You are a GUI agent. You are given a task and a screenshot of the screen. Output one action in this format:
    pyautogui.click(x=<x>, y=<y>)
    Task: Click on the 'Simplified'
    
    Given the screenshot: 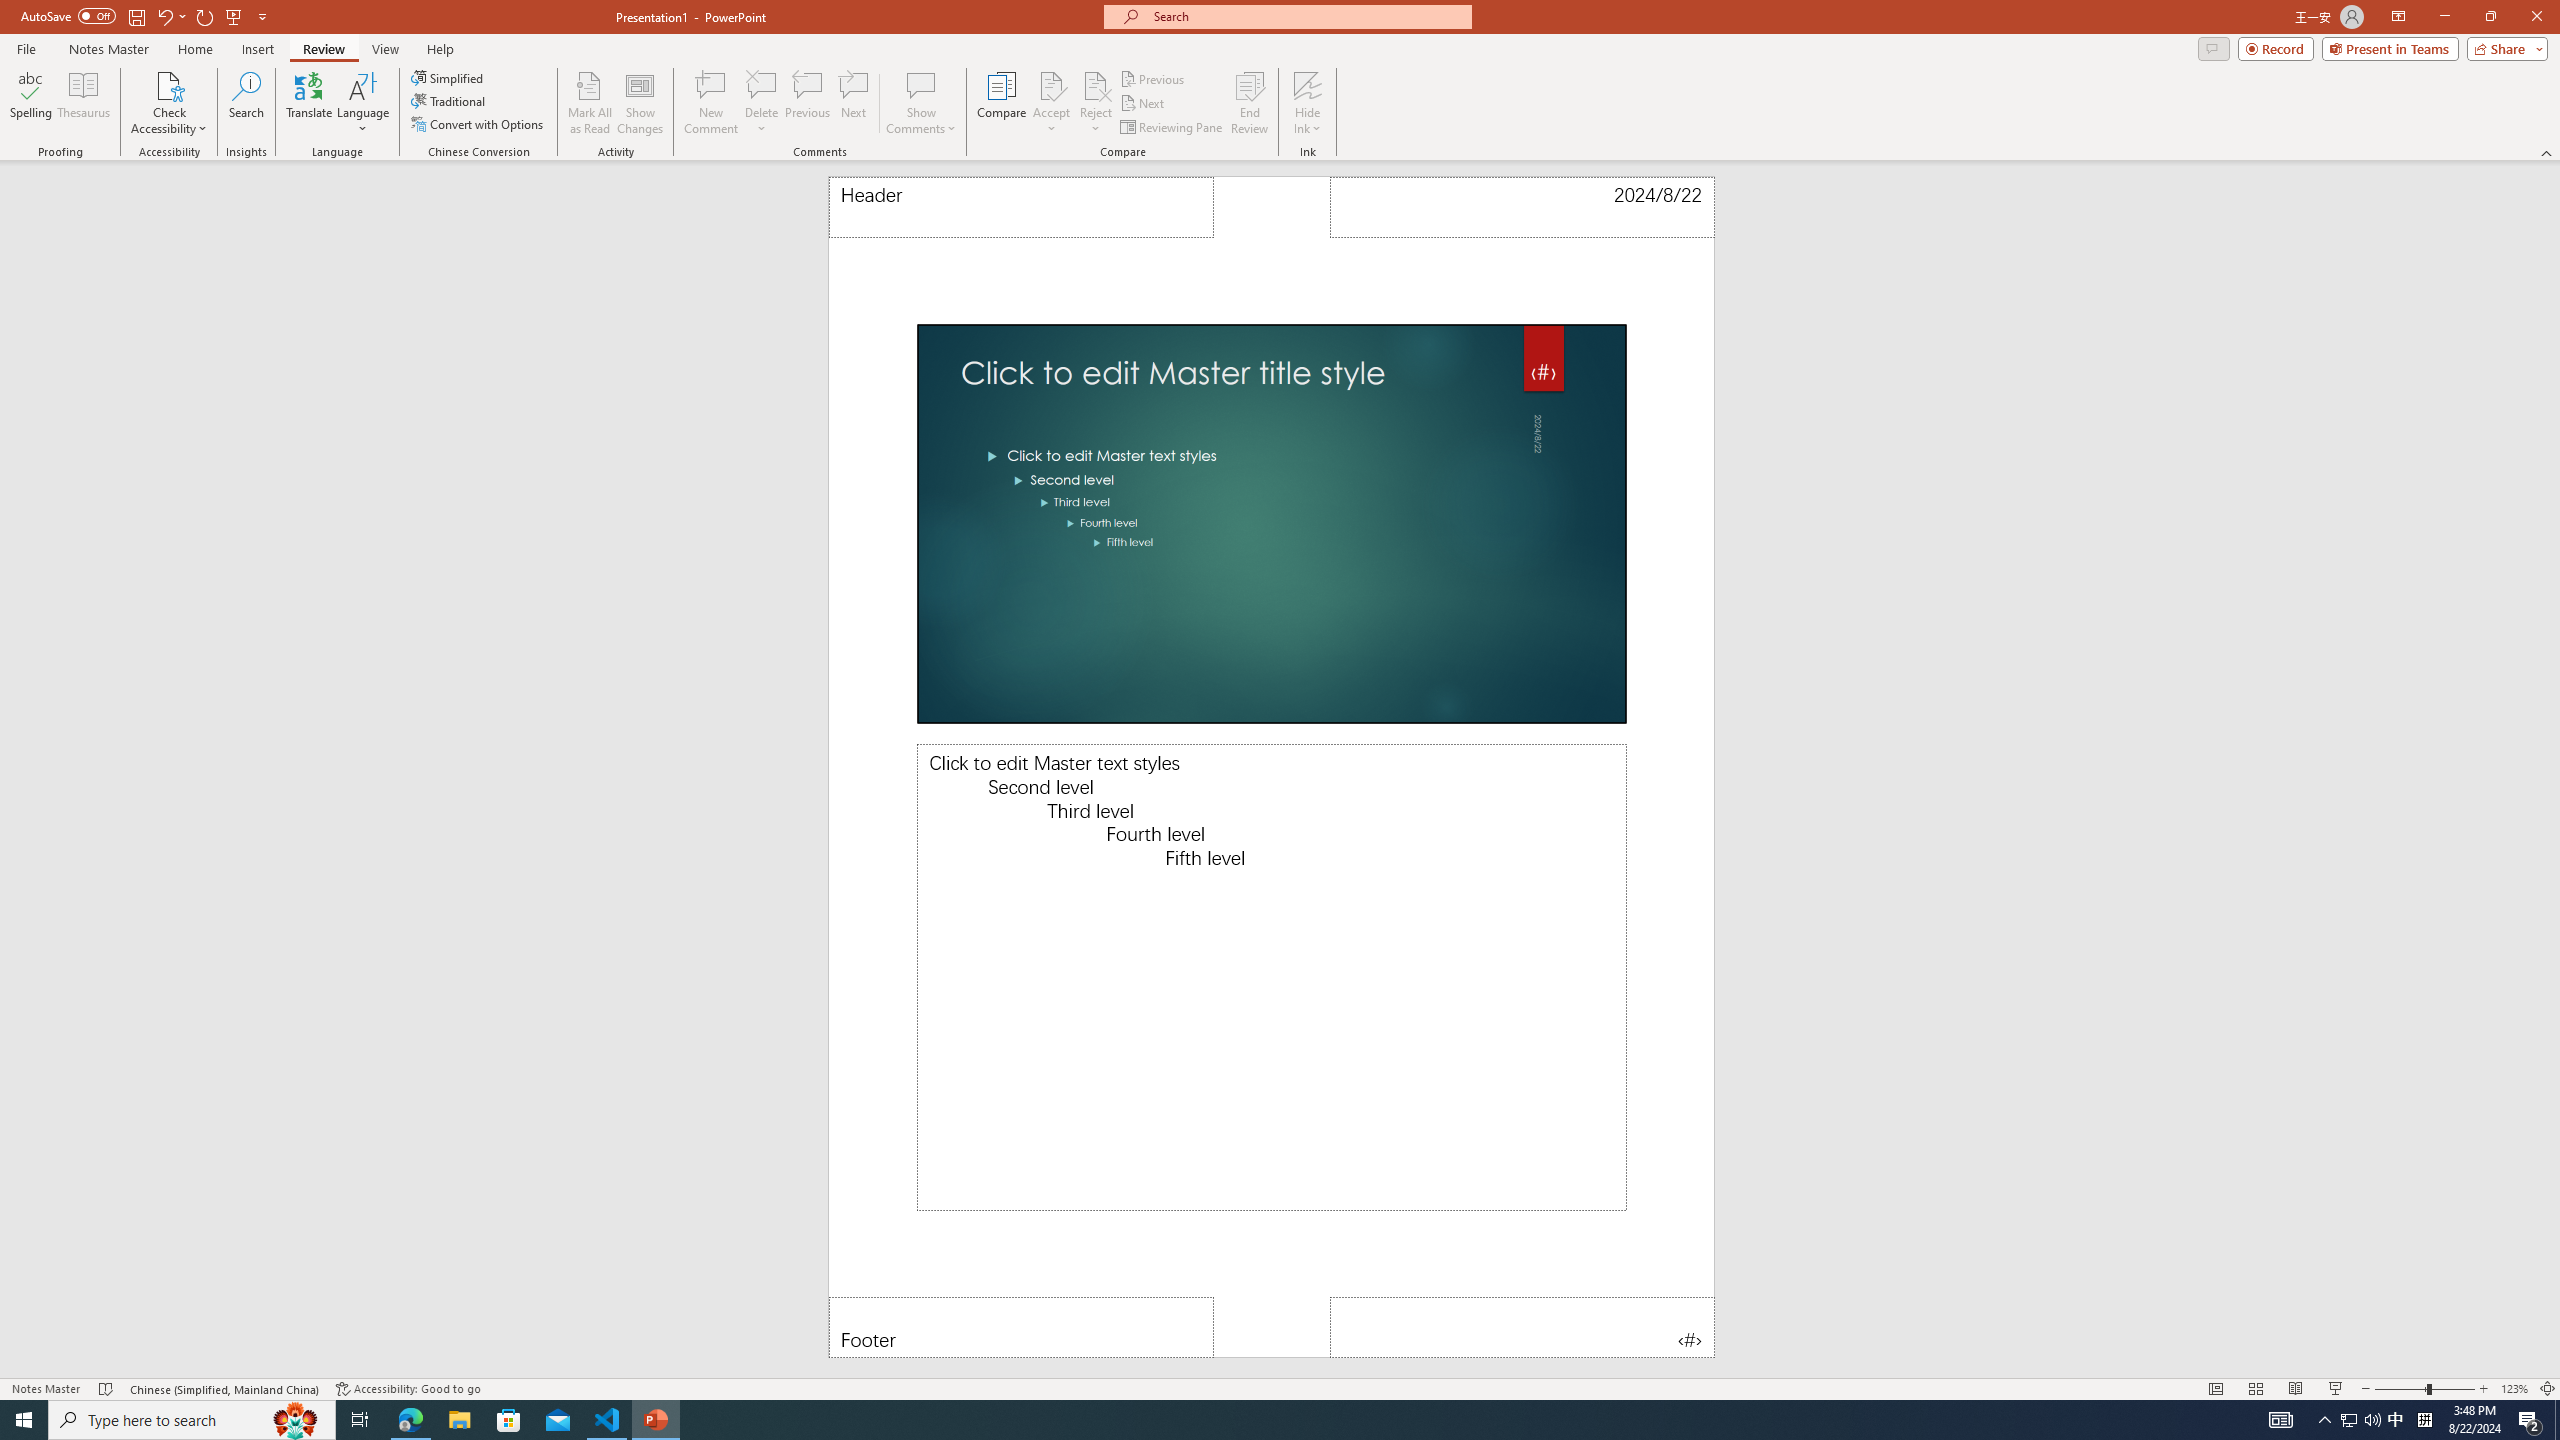 What is the action you would take?
    pyautogui.click(x=448, y=77)
    